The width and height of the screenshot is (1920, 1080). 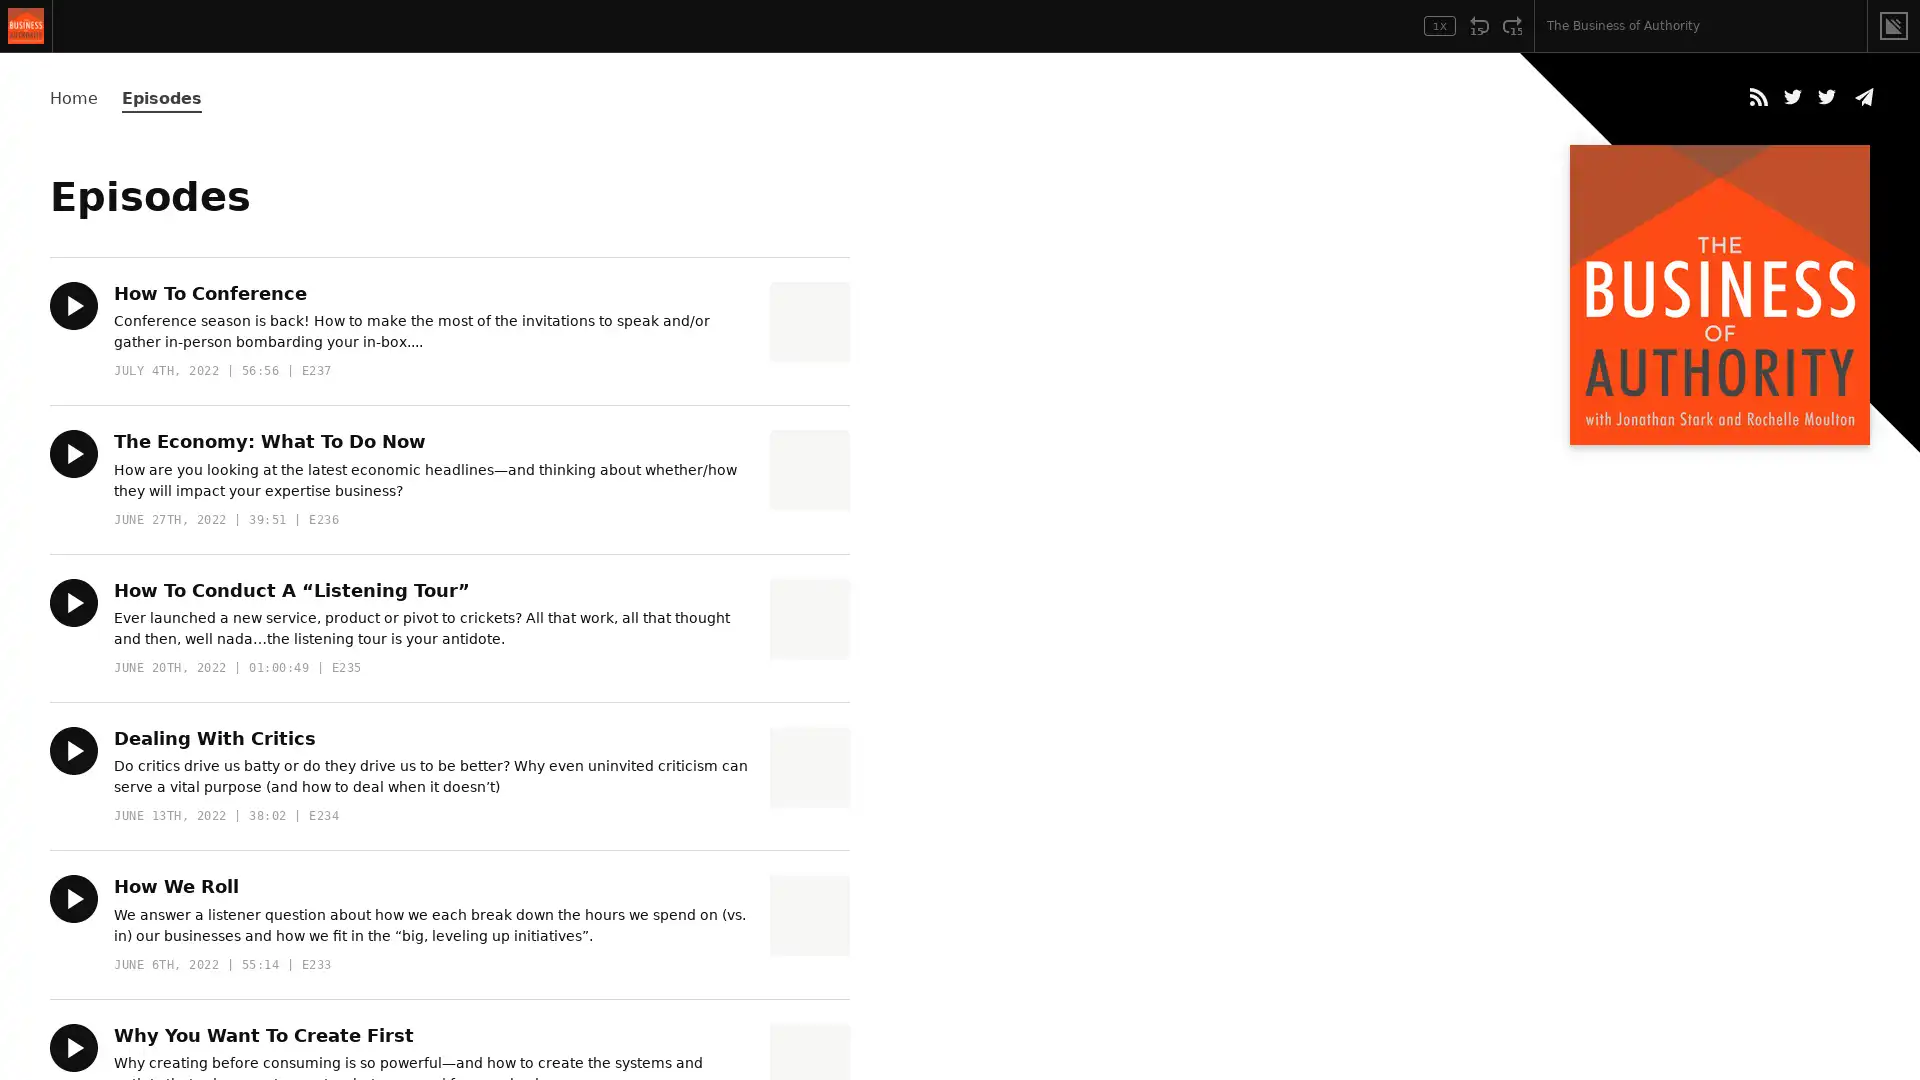 I want to click on Play, so click(x=73, y=600).